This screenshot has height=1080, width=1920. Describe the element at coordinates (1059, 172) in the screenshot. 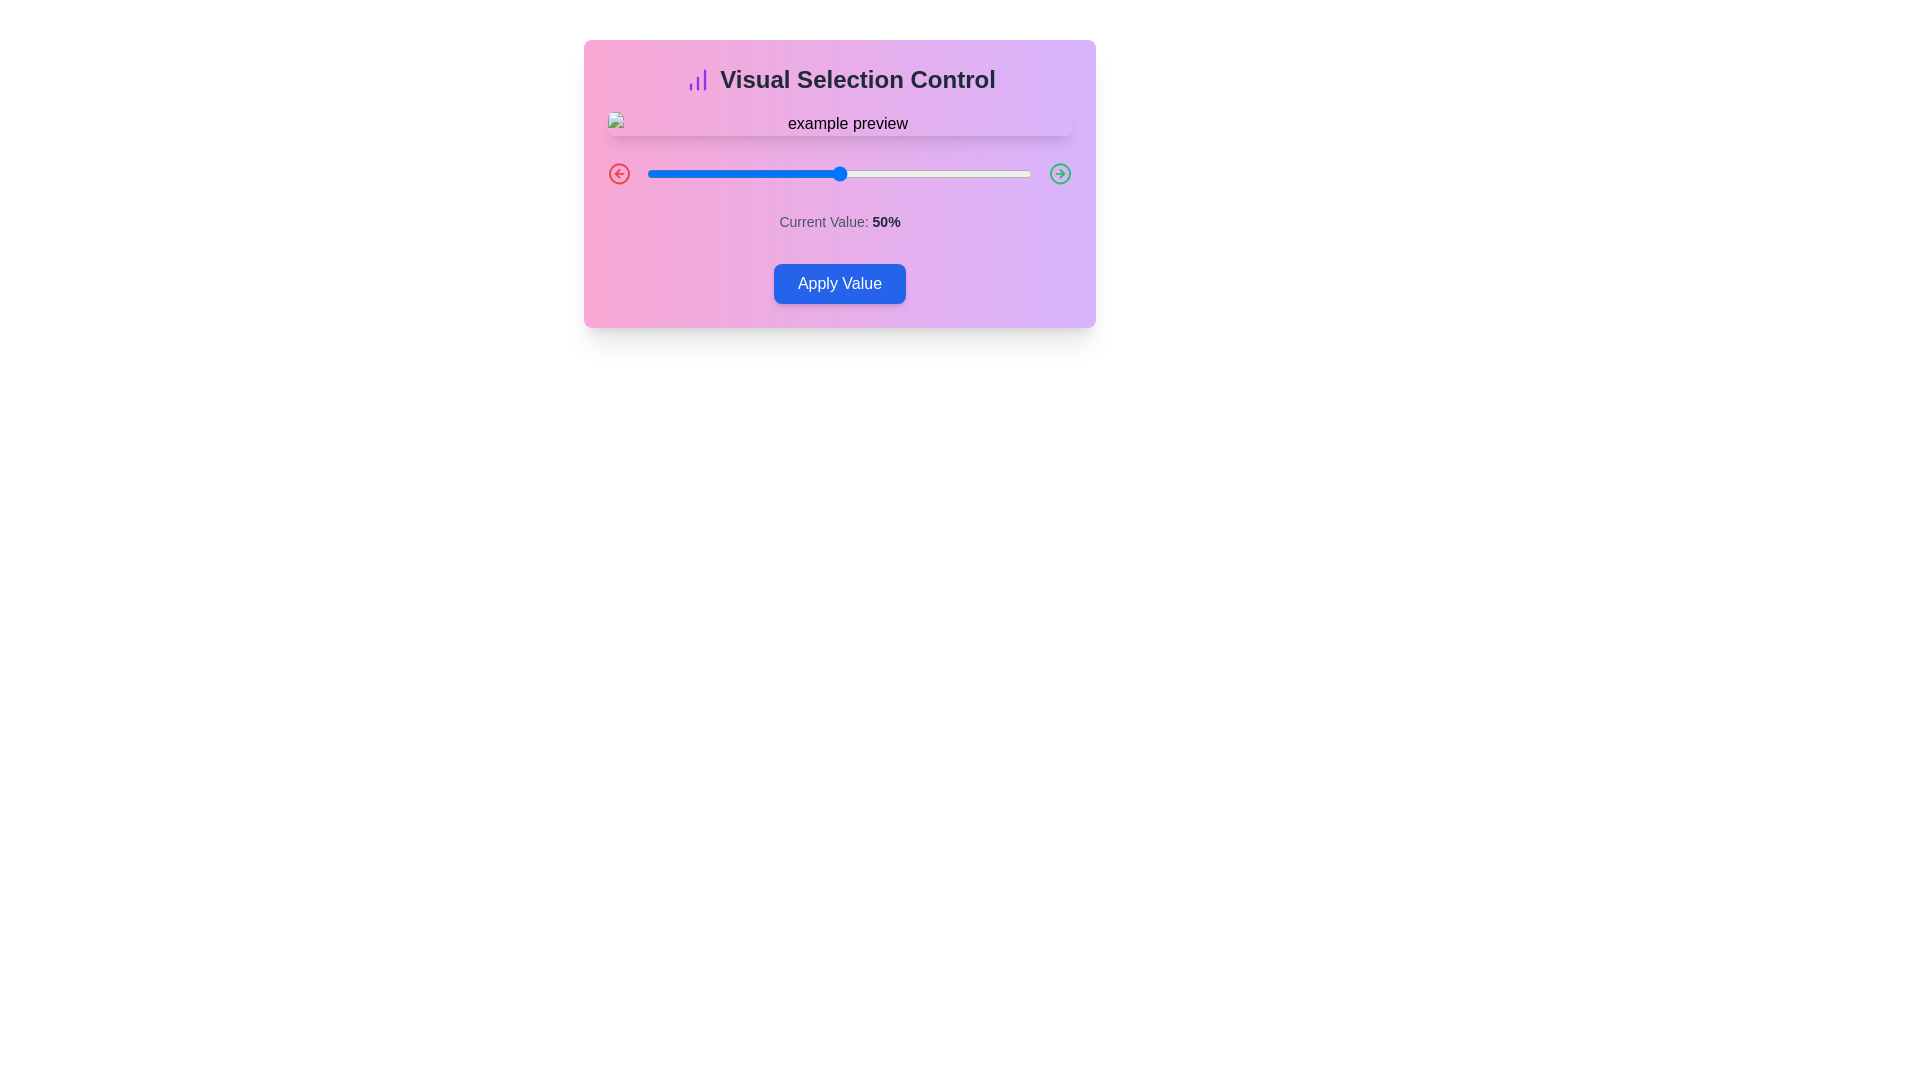

I see `the right arrow icon to adjust the value` at that location.